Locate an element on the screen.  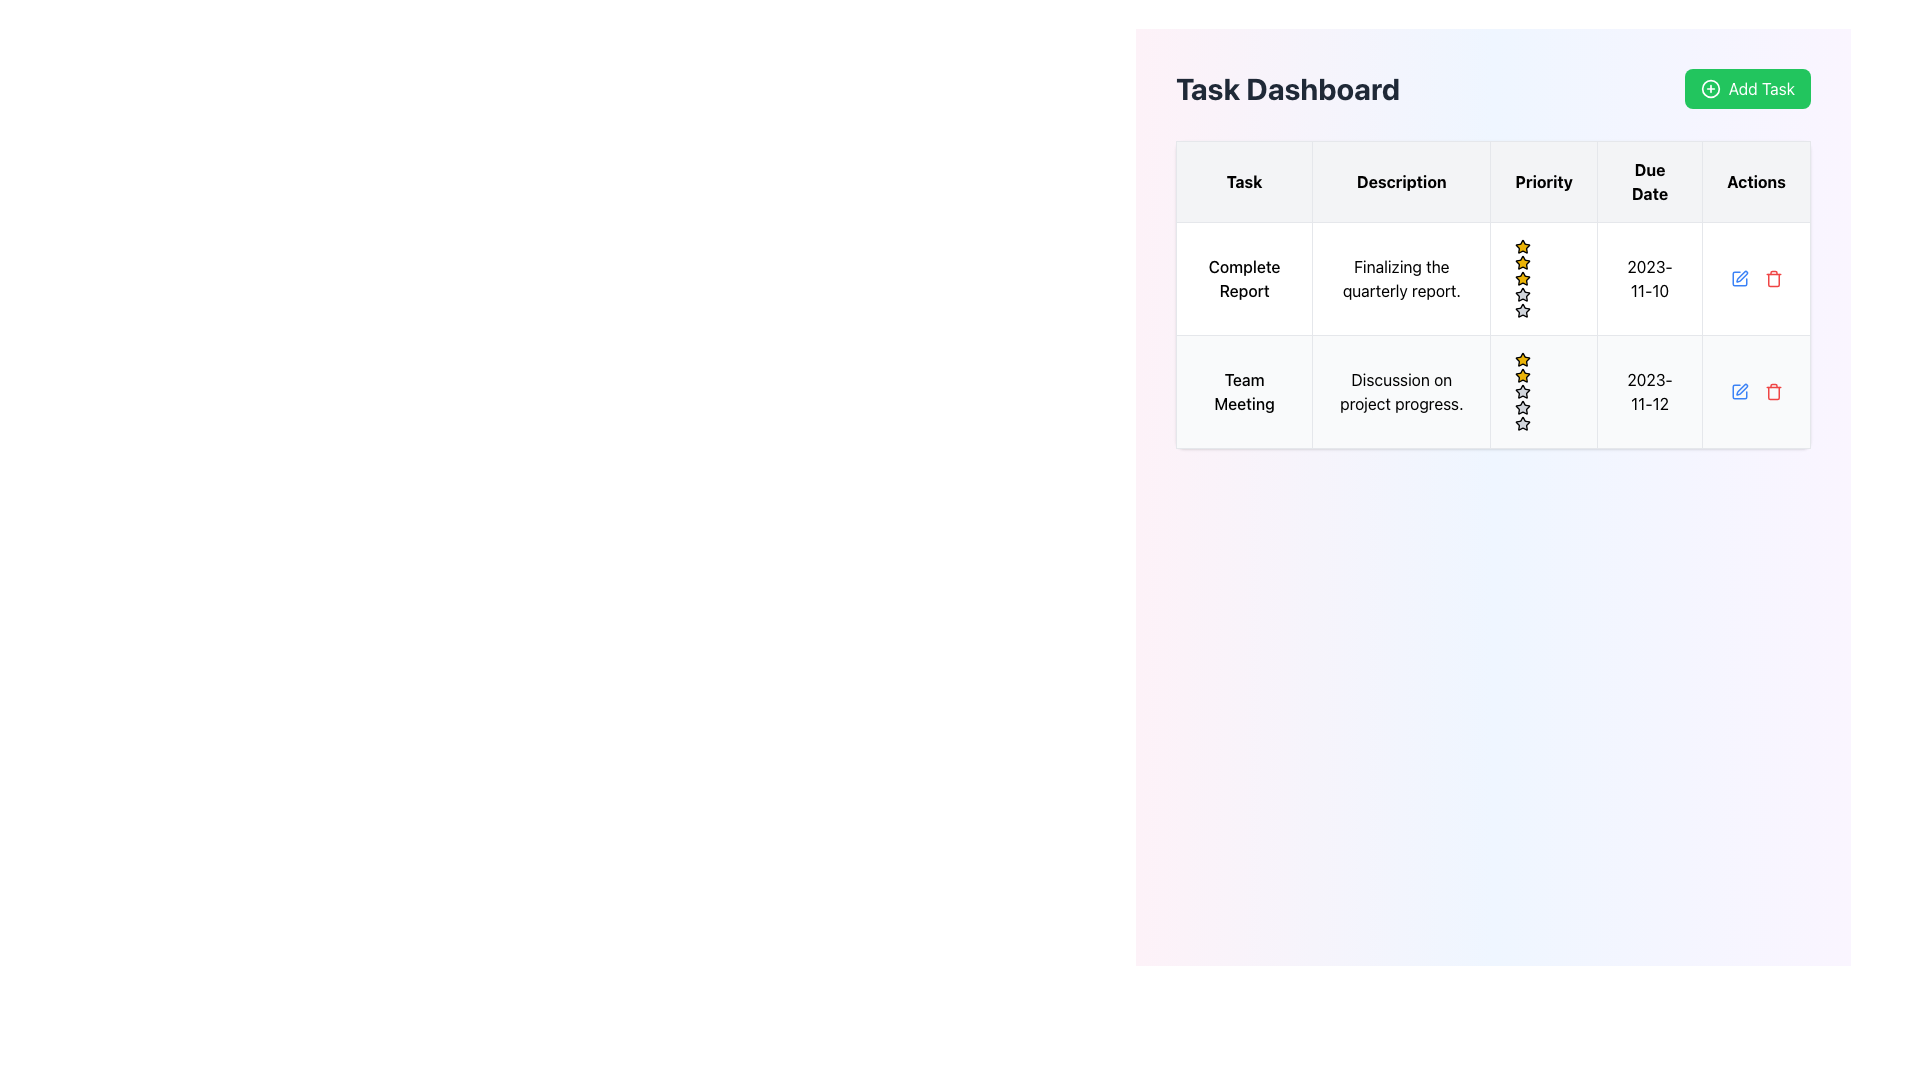
the trash can icon located in the 'Actions' column of the second row corresponding to 'Team Meeting' is located at coordinates (1773, 393).